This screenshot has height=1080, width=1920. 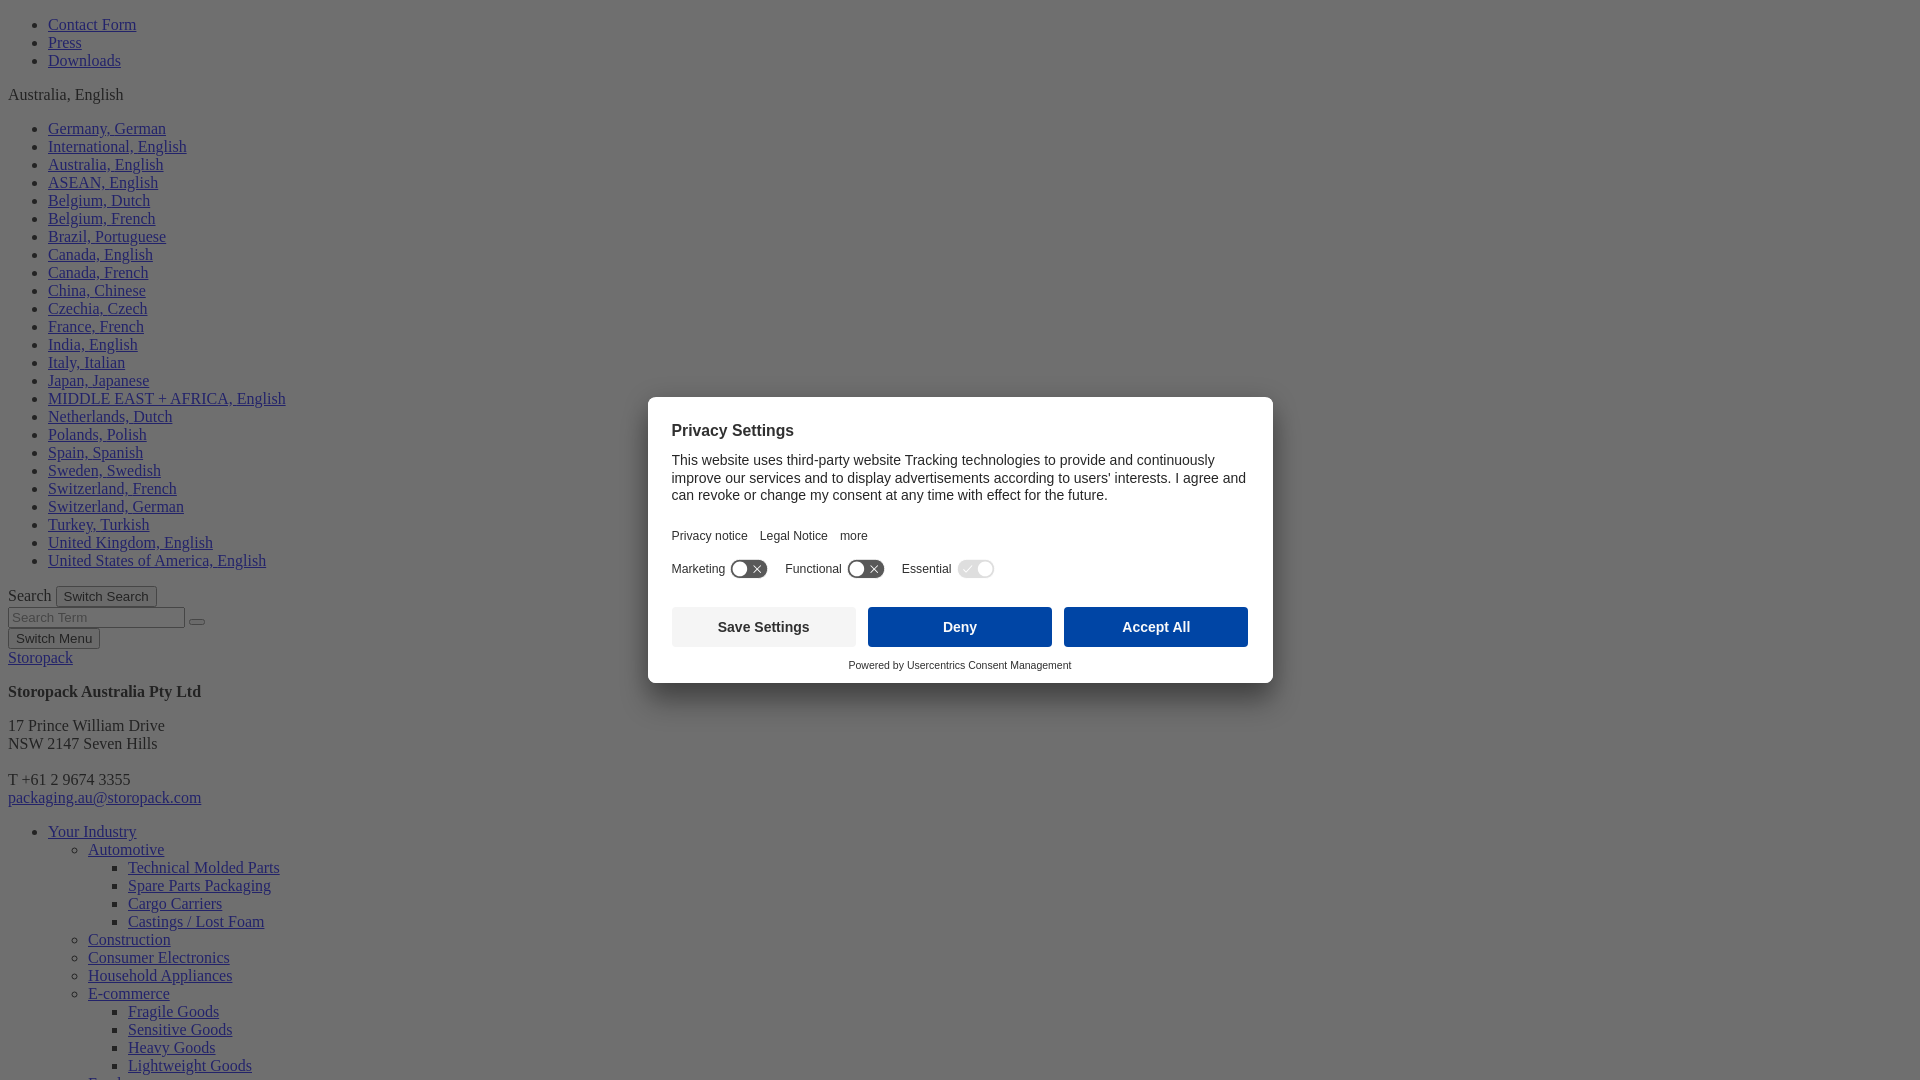 I want to click on 'Sweden, Swedish', so click(x=103, y=470).